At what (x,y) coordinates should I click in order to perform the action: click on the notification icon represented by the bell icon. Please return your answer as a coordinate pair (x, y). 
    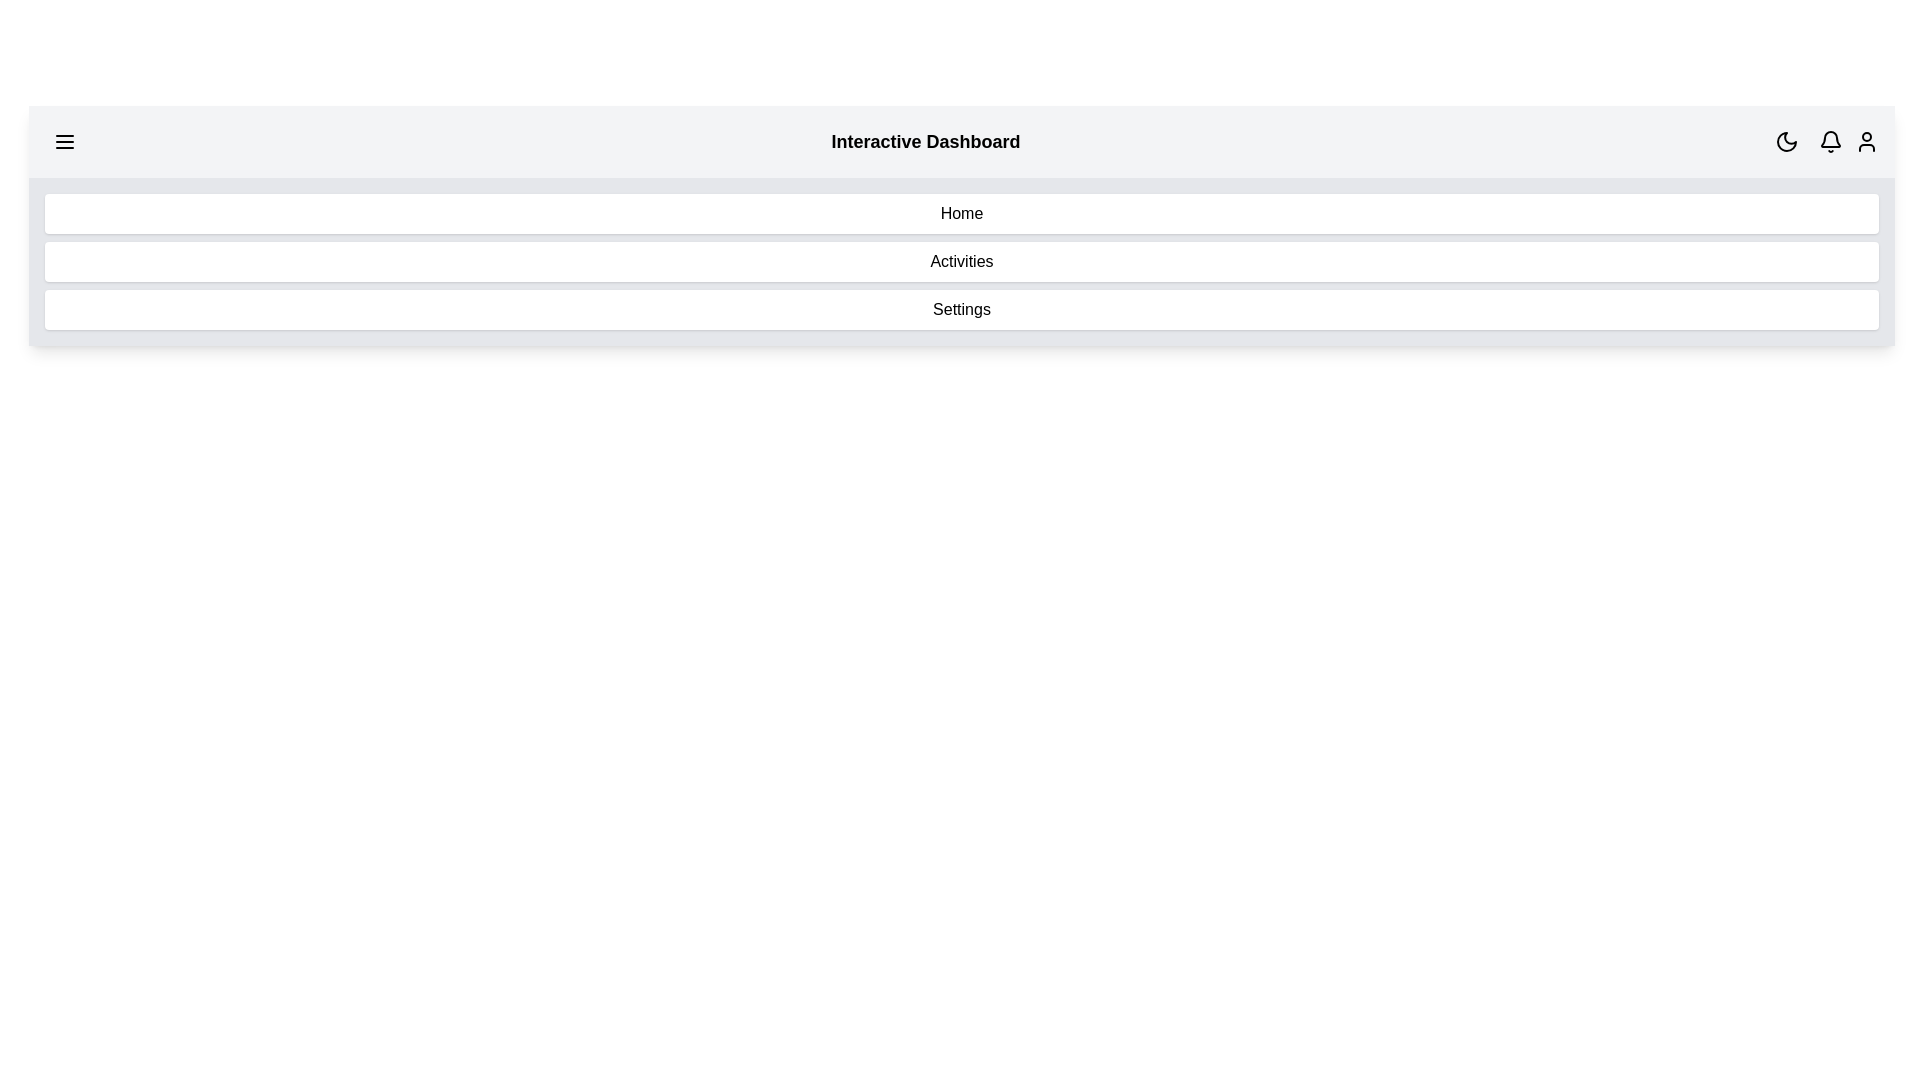
    Looking at the image, I should click on (1830, 141).